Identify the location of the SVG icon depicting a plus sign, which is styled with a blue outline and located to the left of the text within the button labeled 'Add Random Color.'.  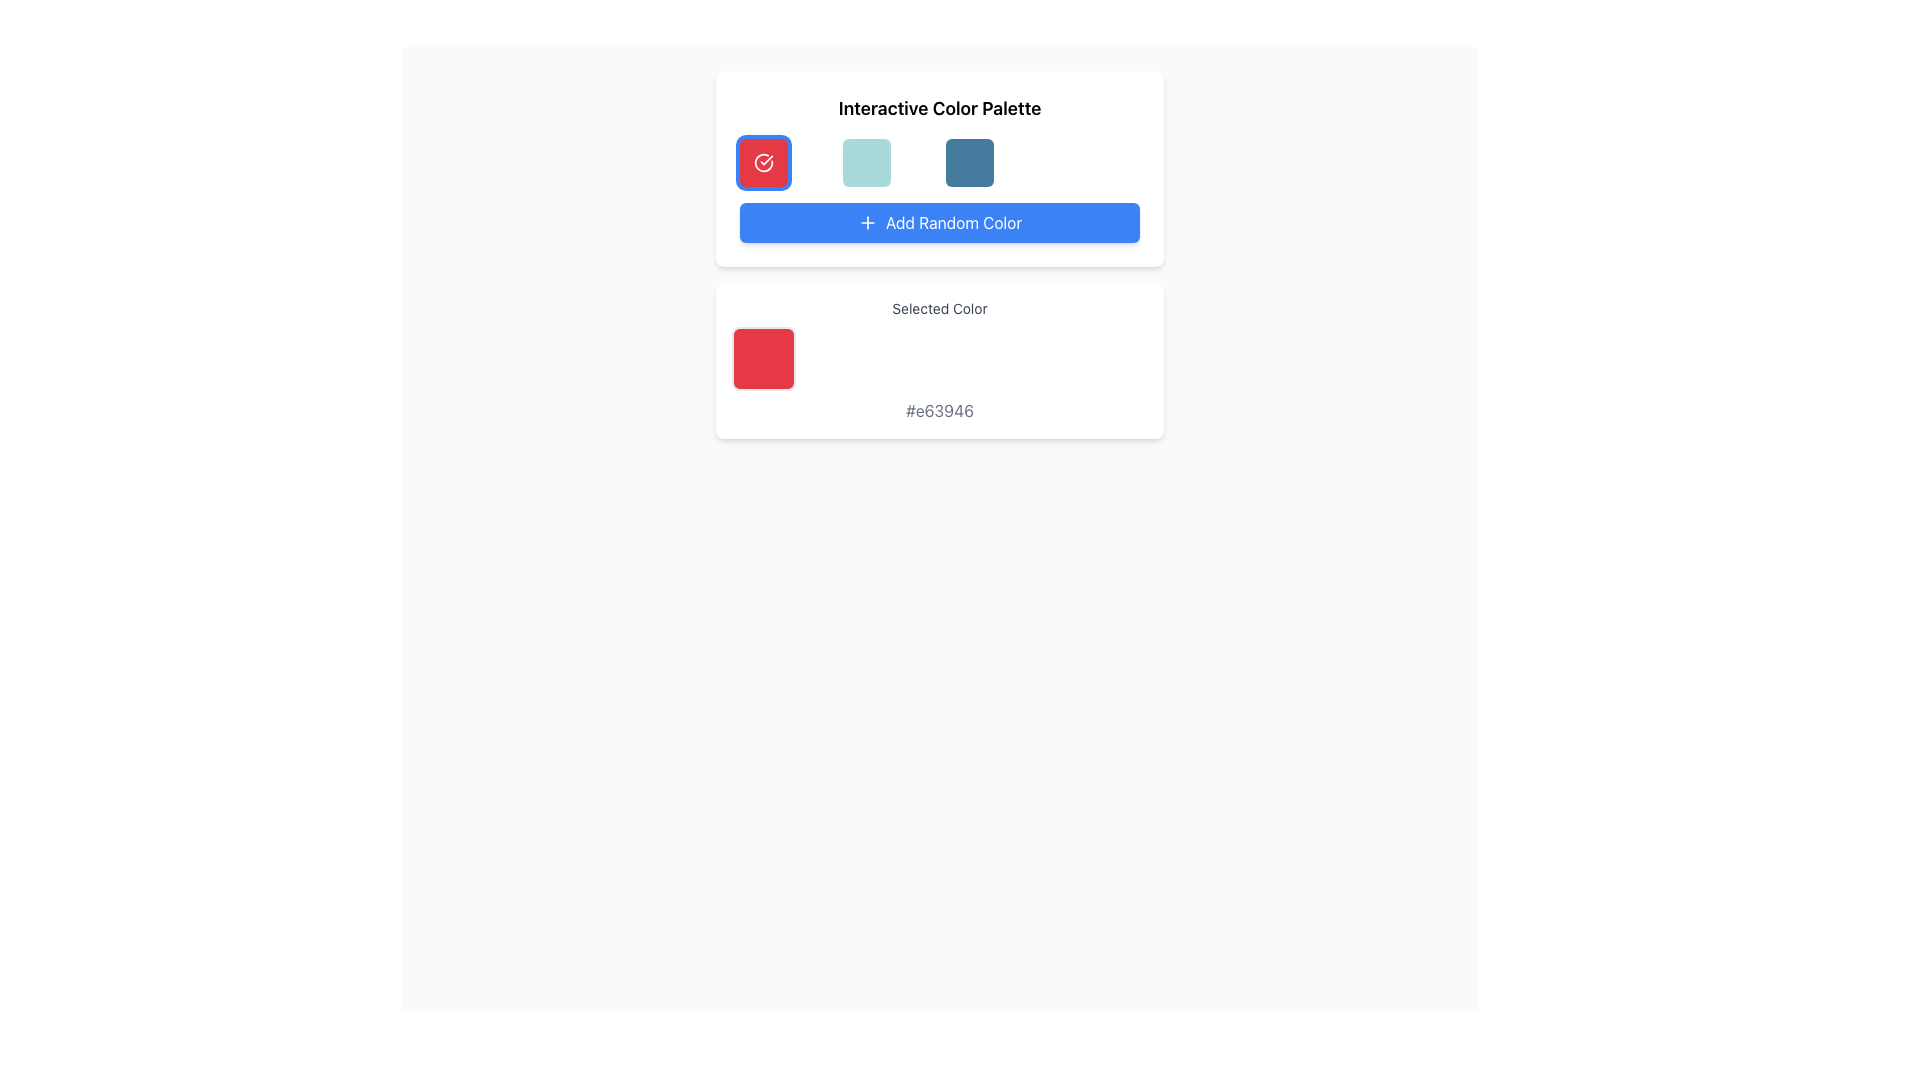
(867, 223).